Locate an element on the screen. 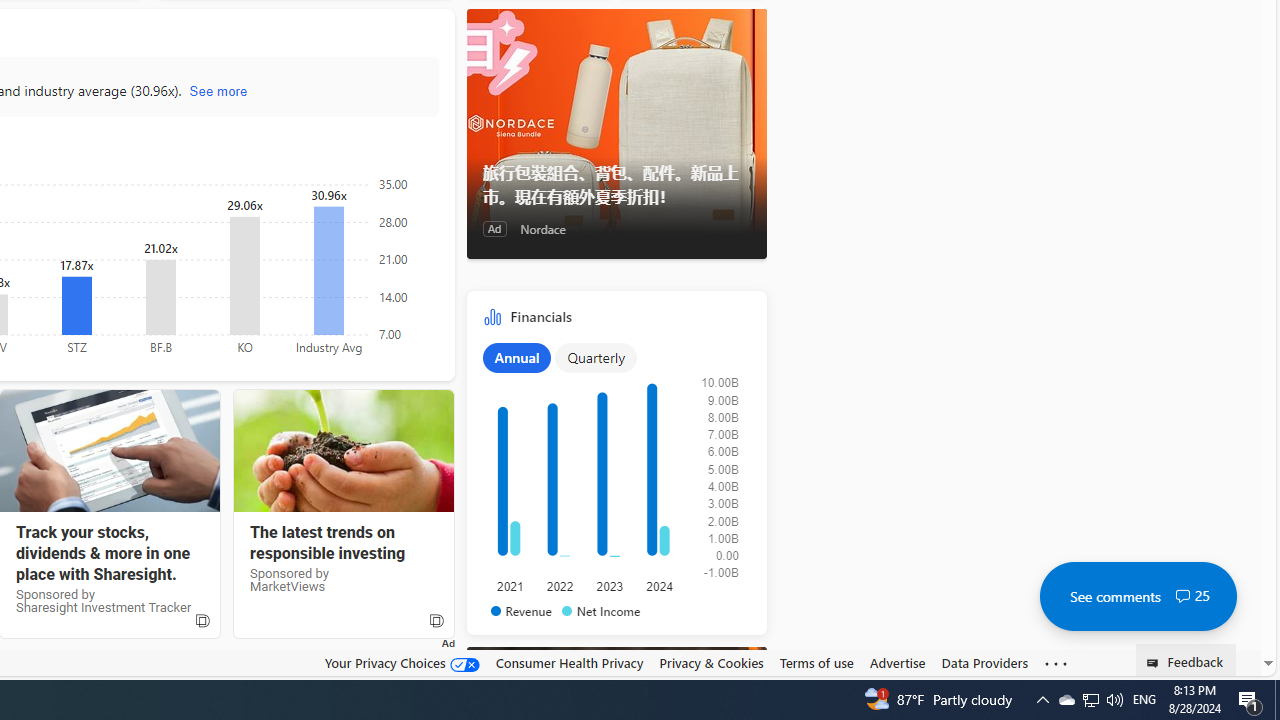  'Consumer Health Privacy' is located at coordinates (568, 662).